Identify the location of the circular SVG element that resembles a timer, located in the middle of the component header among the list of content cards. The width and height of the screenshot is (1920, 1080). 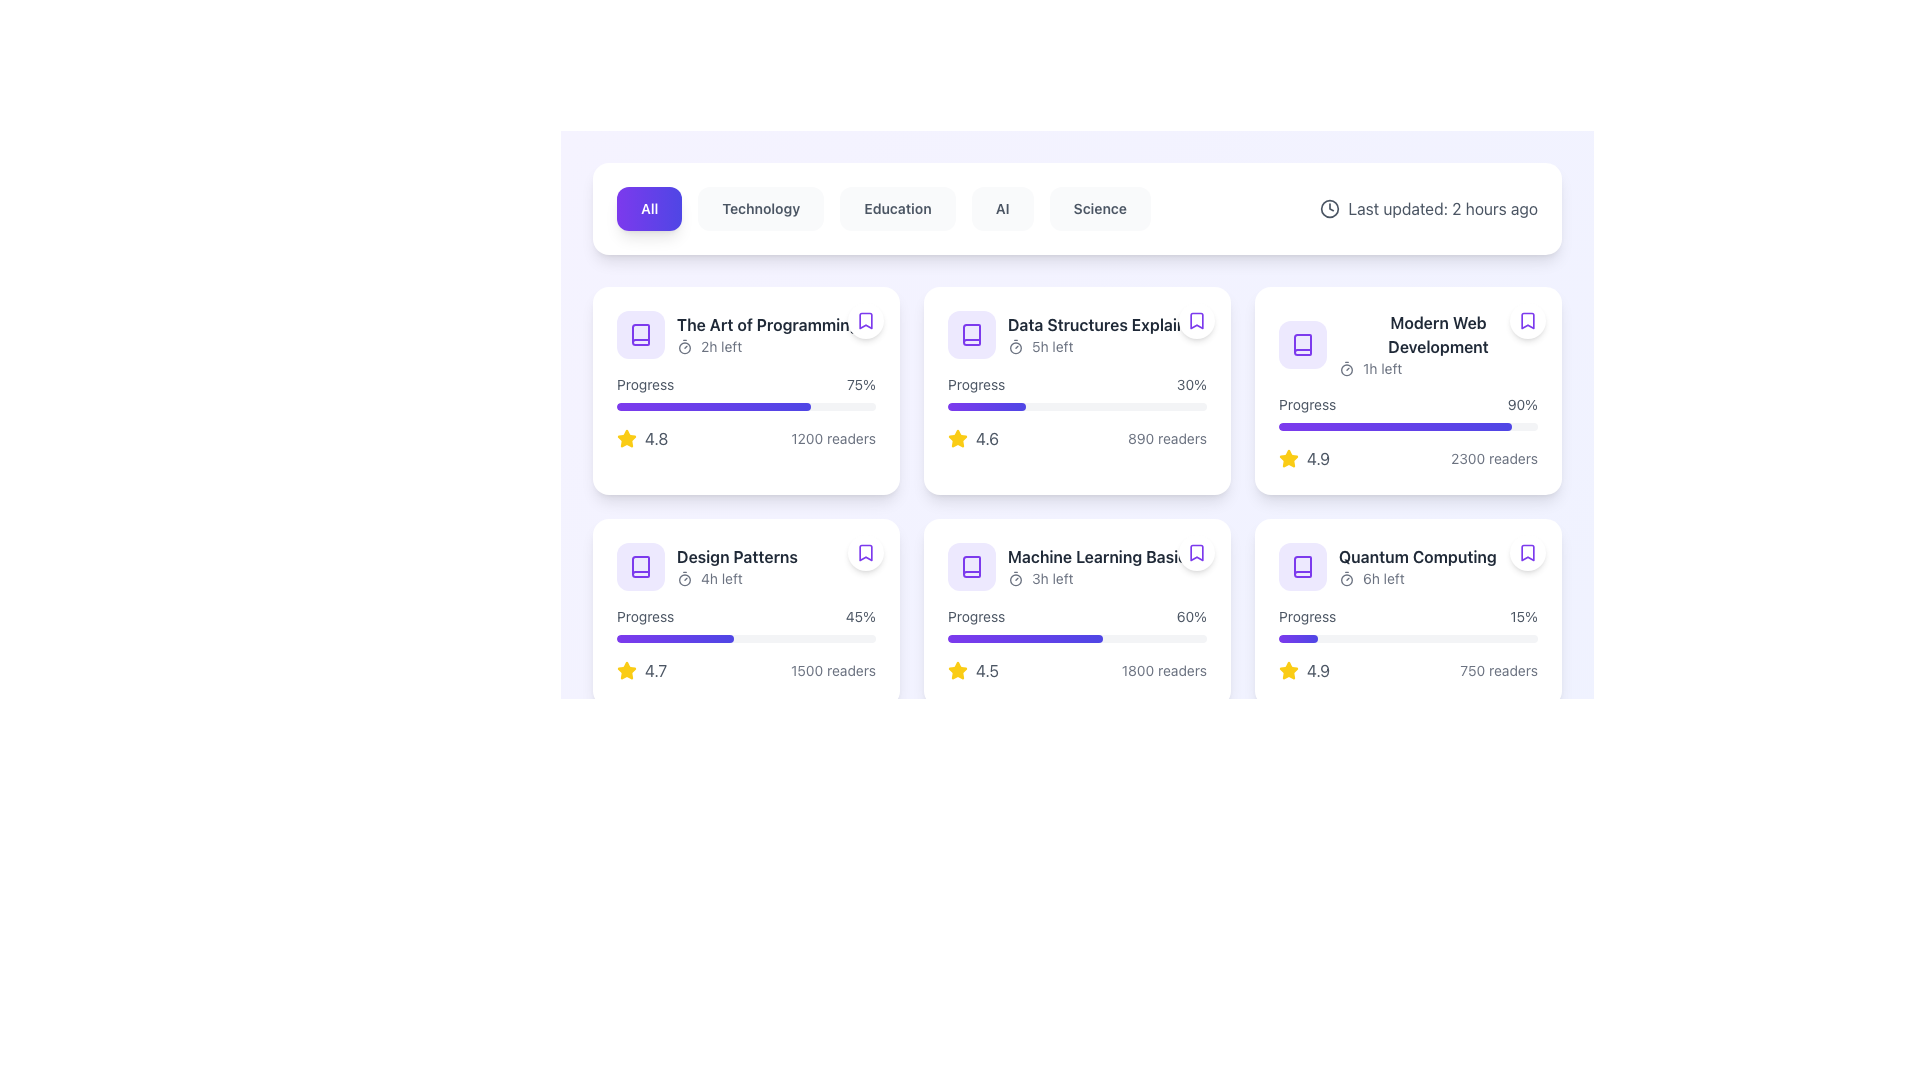
(1347, 370).